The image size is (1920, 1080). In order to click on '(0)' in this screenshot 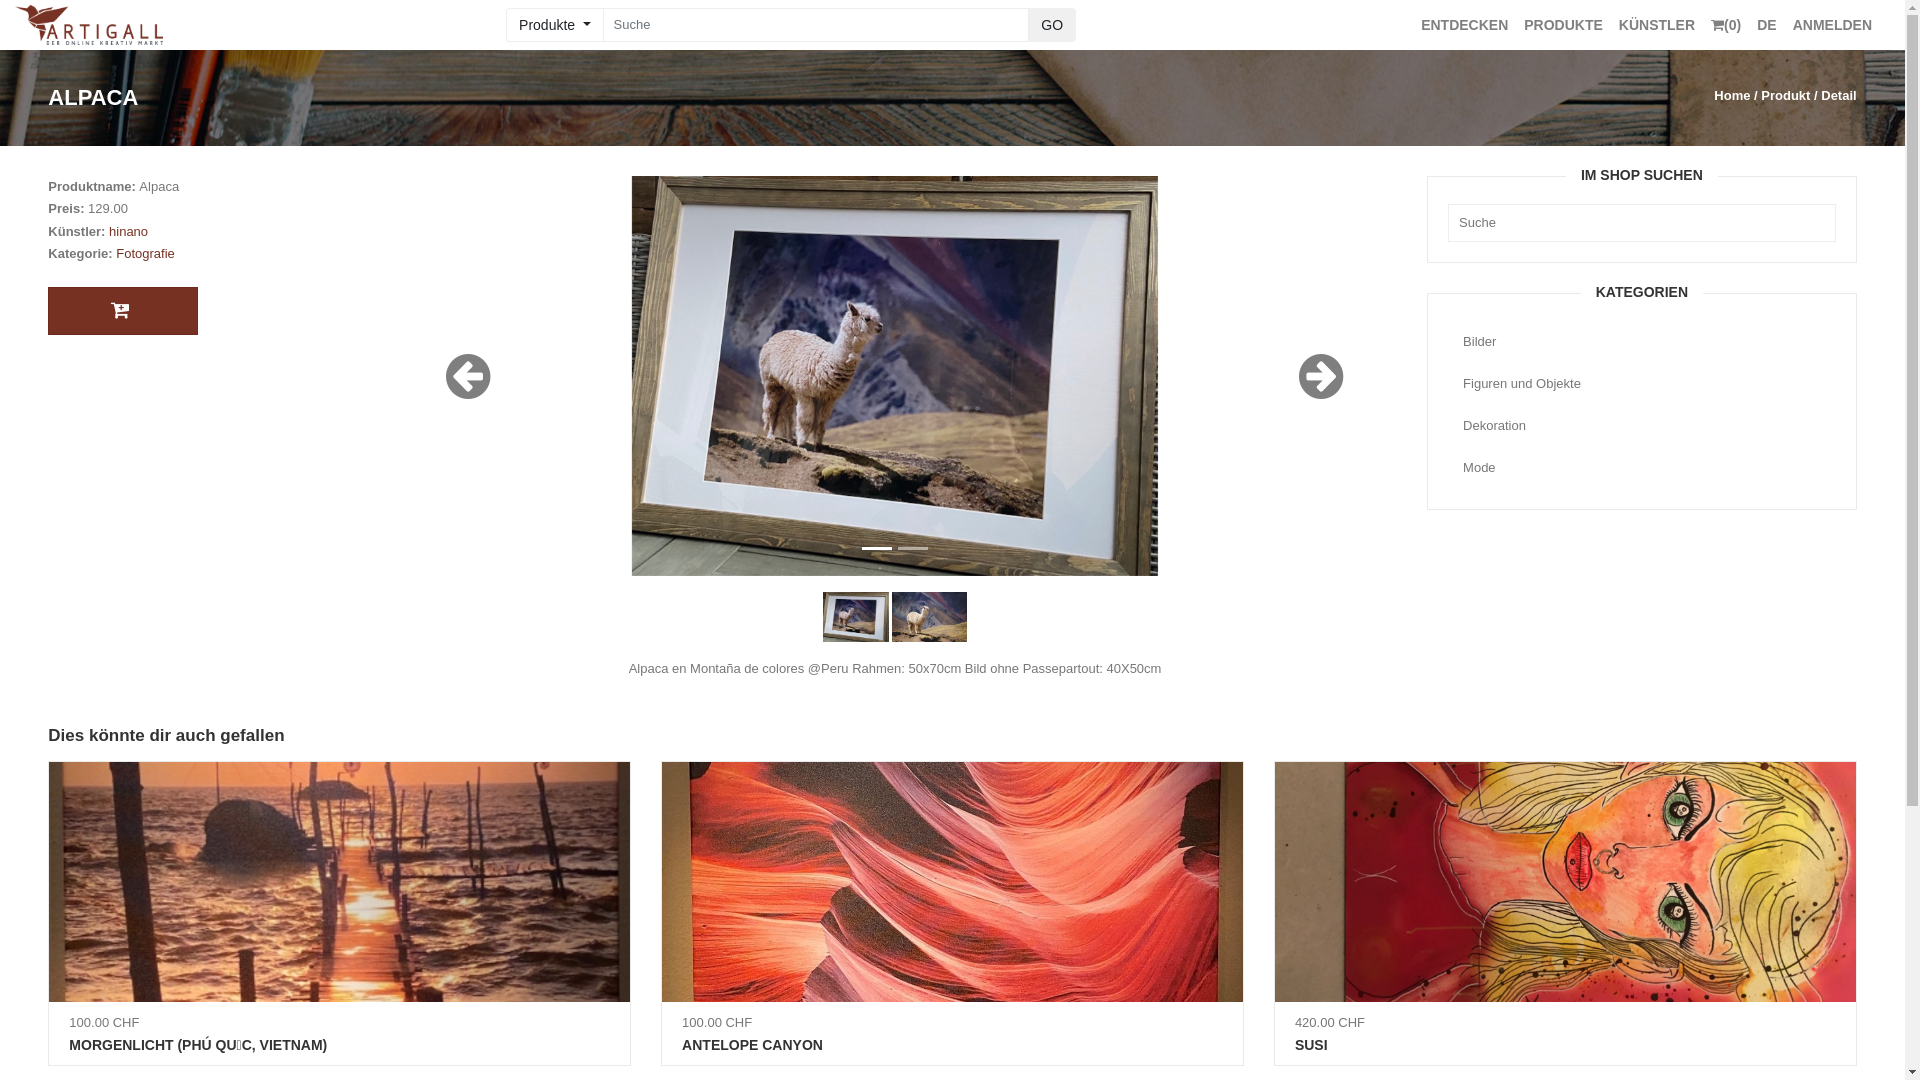, I will do `click(1725, 24)`.